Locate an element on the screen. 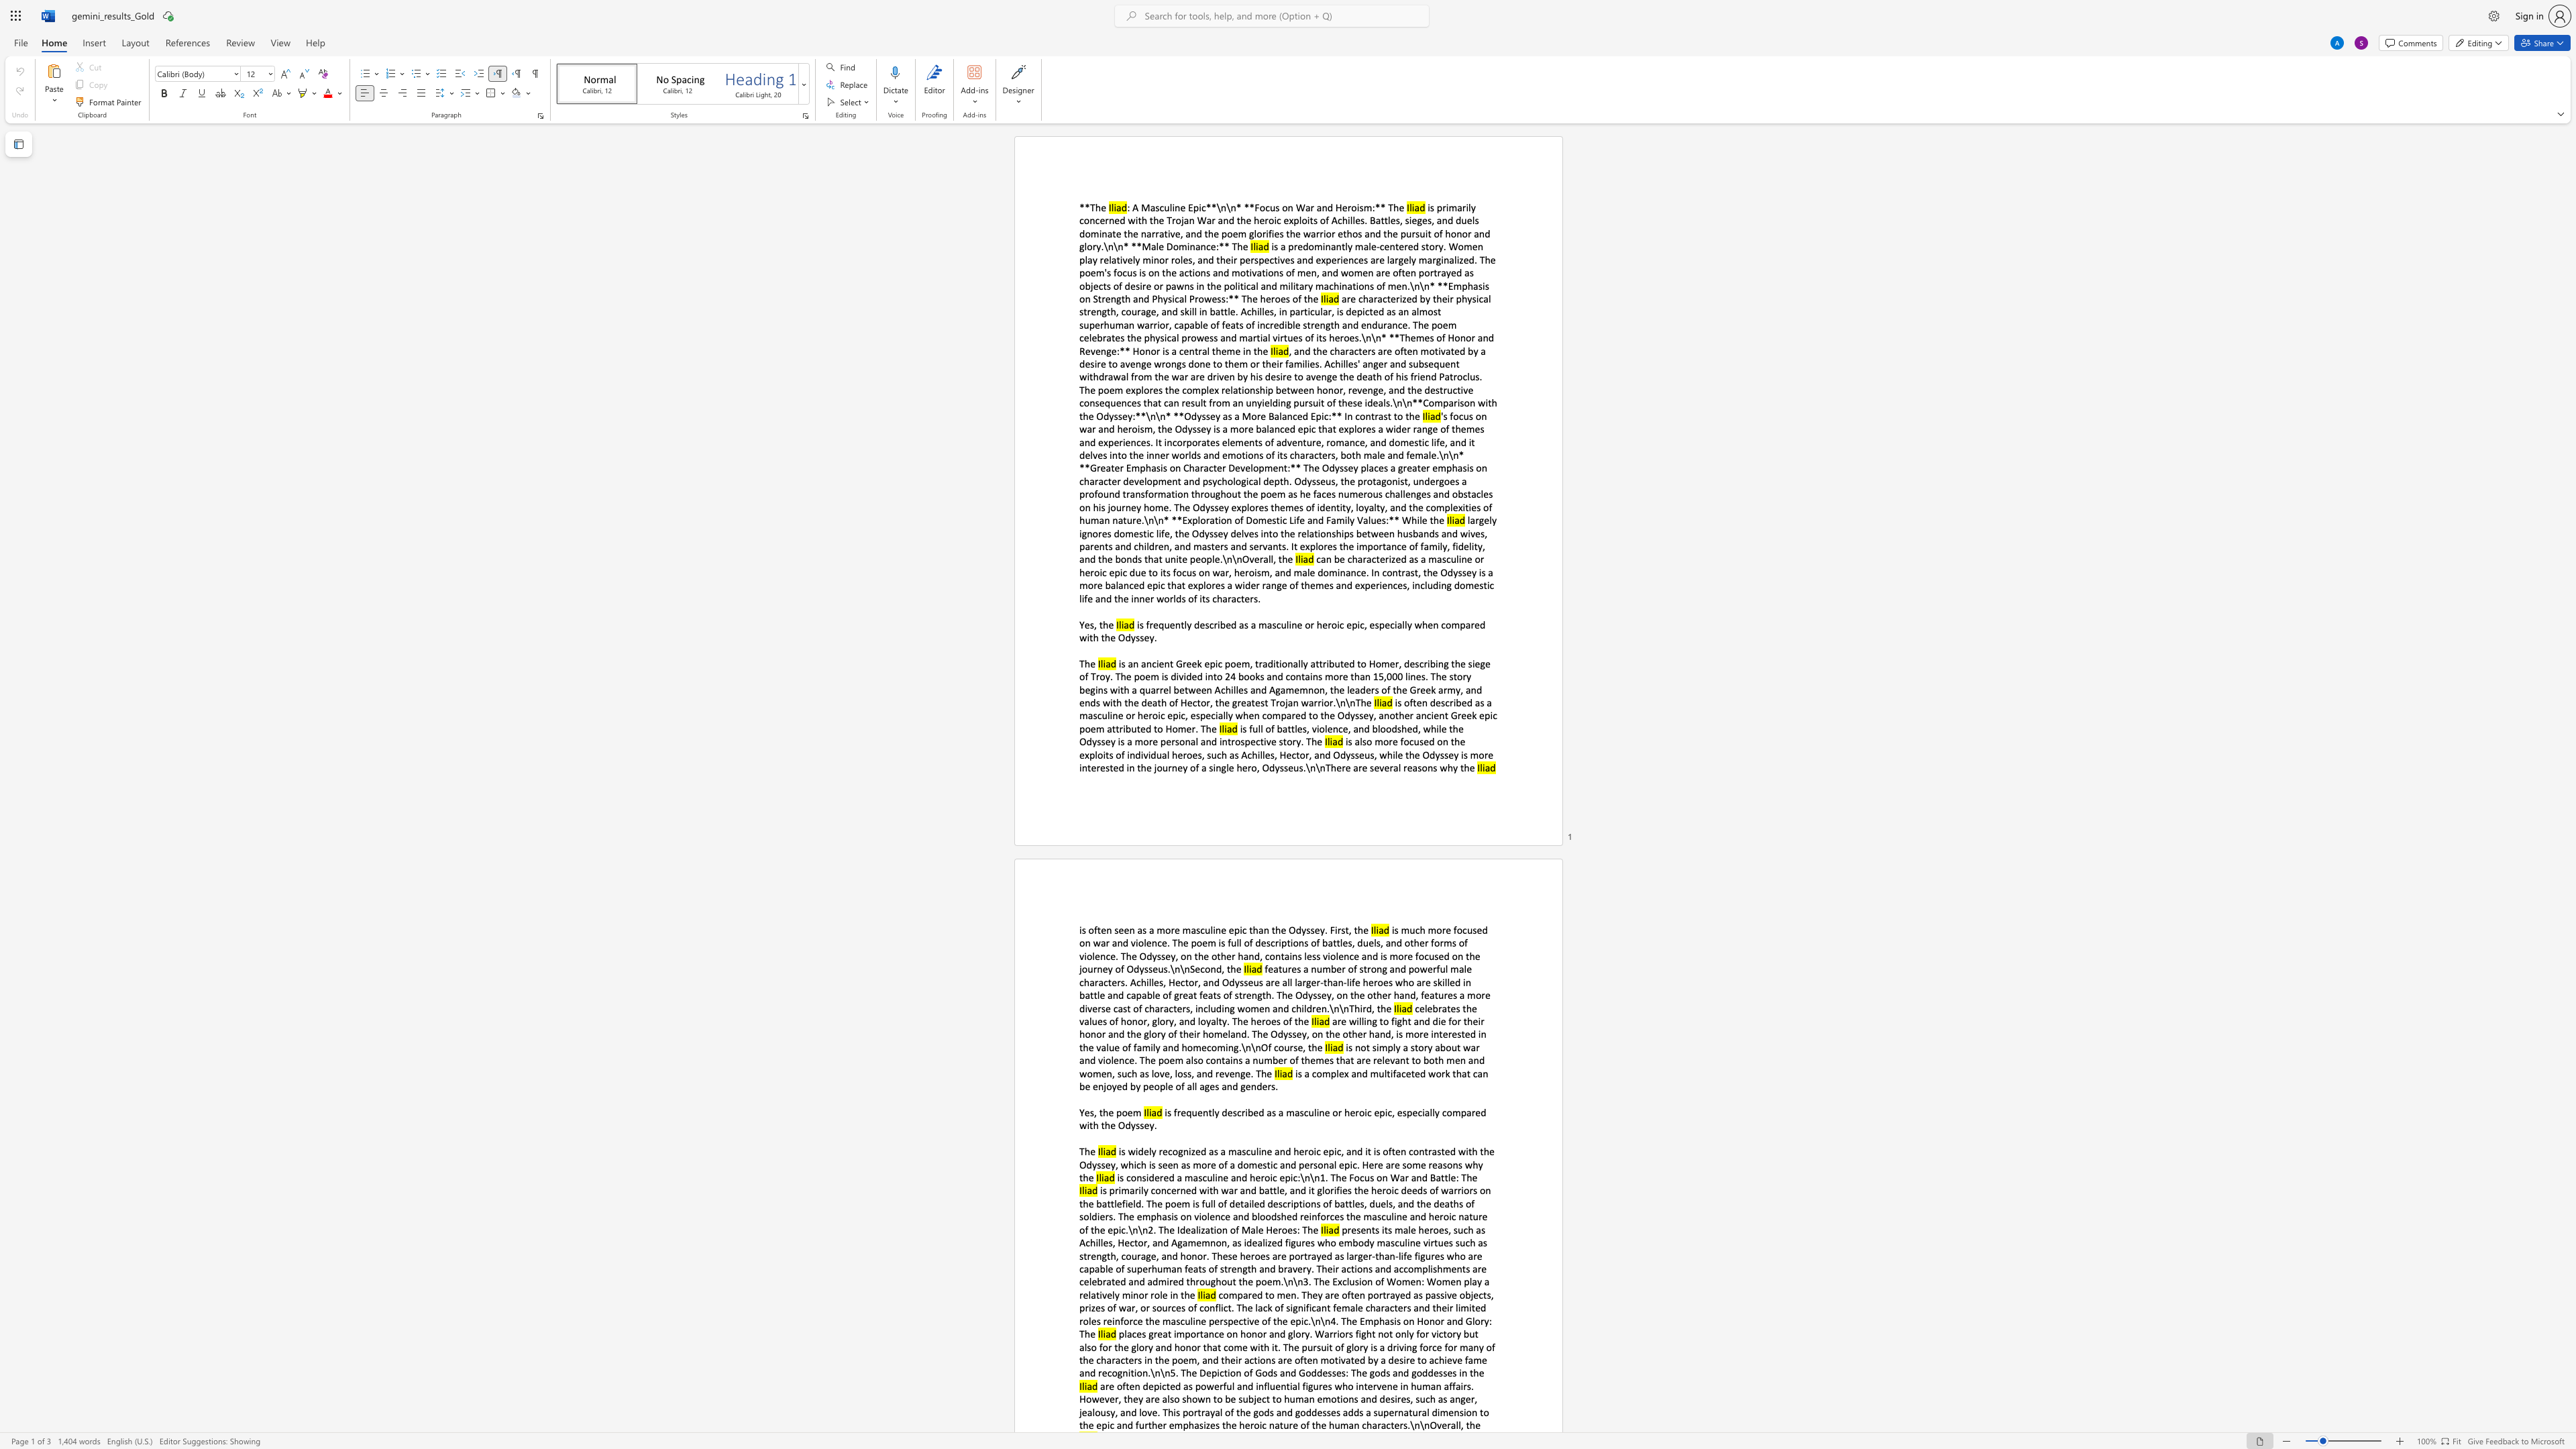 The width and height of the screenshot is (2576, 1449). the subset text "he" within the text "is often seen as a more masculine epic than the Odyssey. First, the" is located at coordinates (1356, 929).